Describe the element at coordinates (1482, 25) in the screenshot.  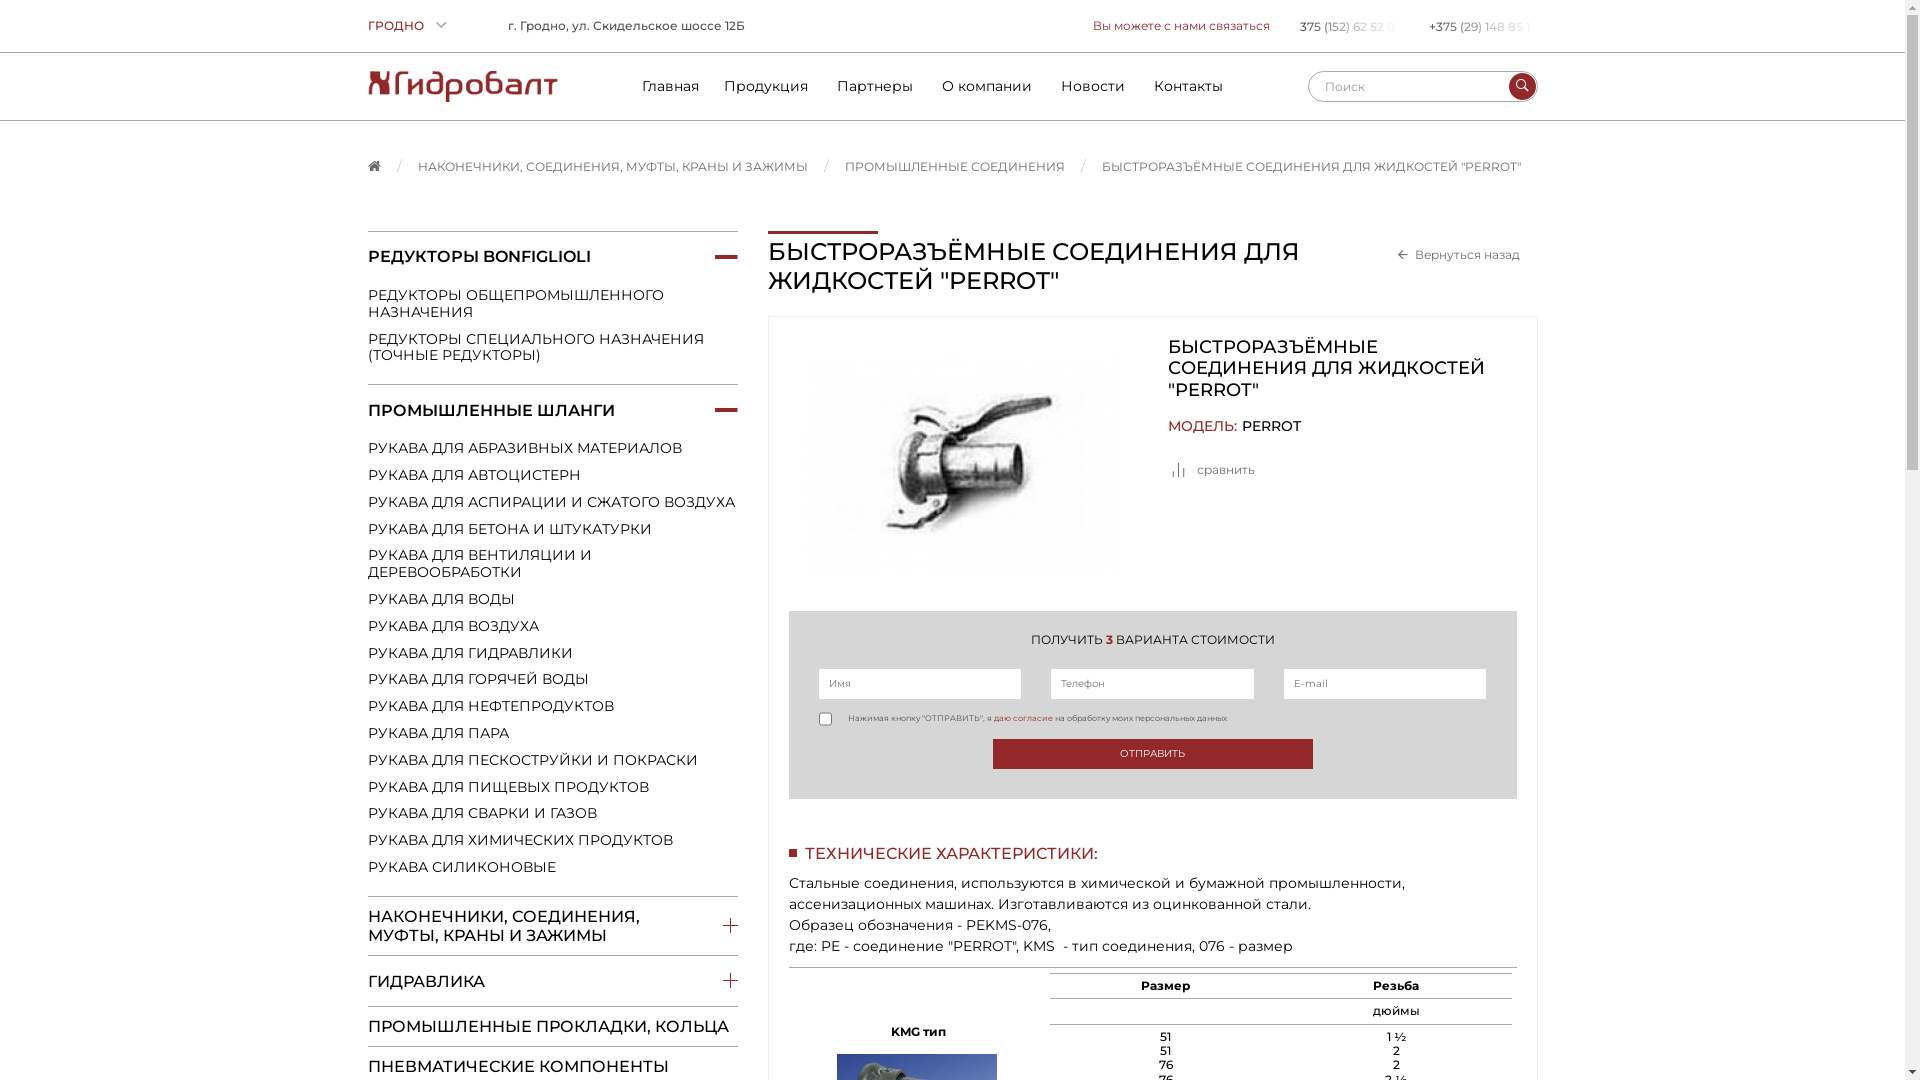
I see `'+375 (29) 148 85 1'` at that location.